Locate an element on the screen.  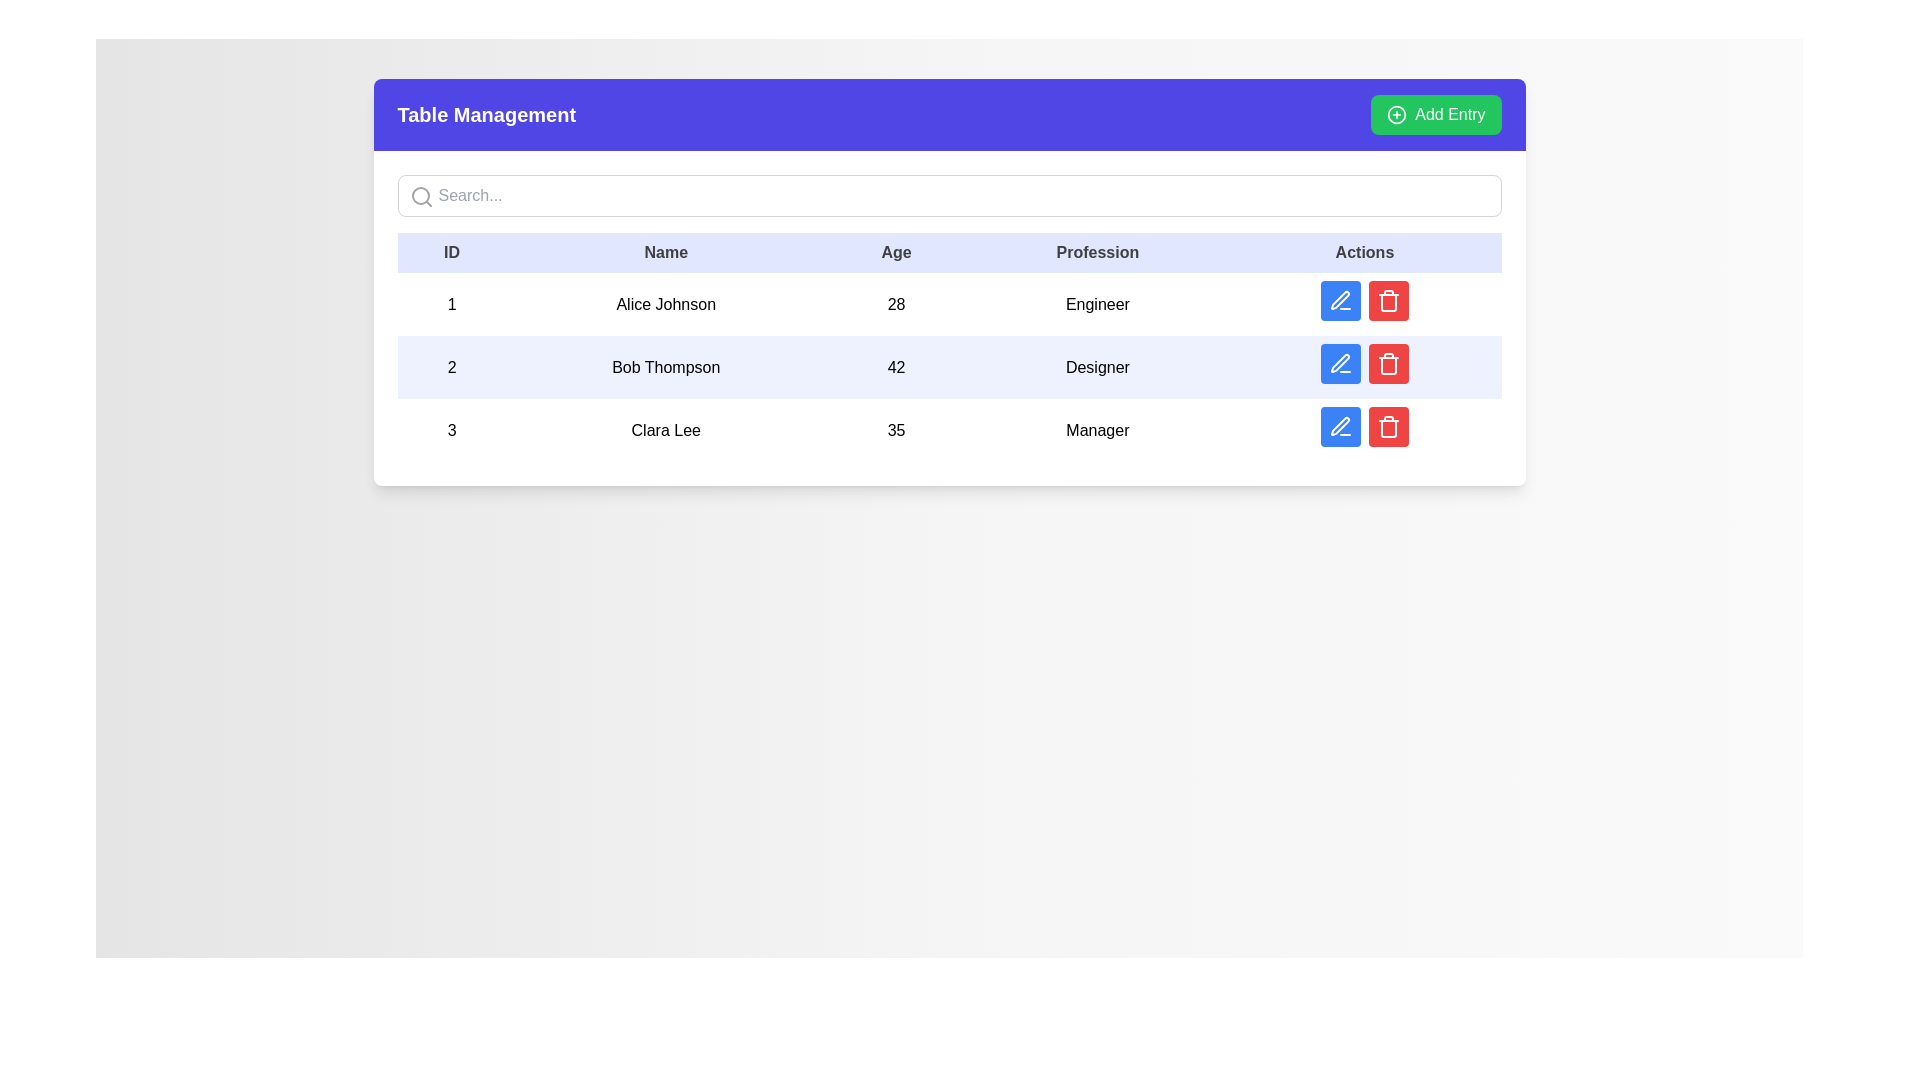
the blue button with a white pen icon in the 'Actions' column for the row associated with 'Bob Thompson' to initiate editing is located at coordinates (1363, 367).